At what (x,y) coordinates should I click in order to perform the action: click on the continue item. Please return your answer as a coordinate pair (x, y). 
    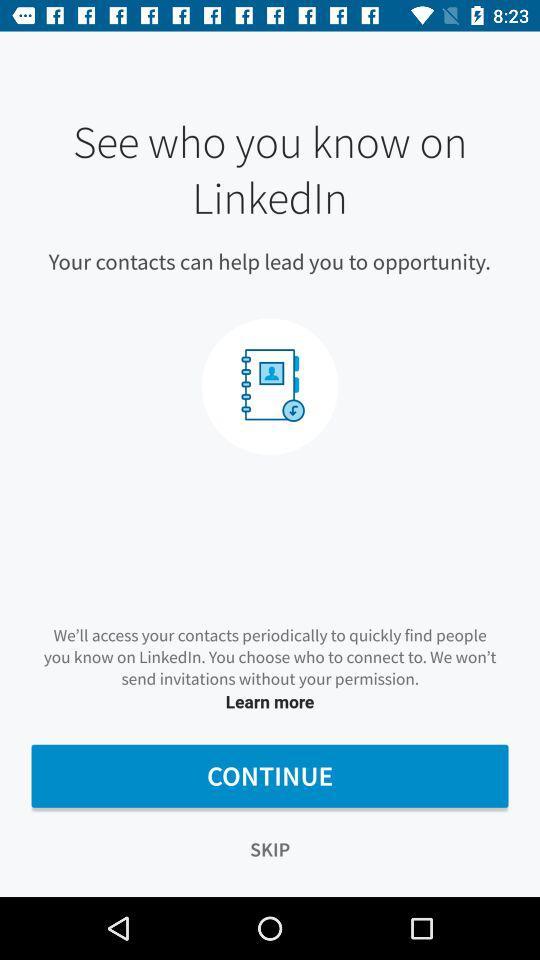
    Looking at the image, I should click on (270, 775).